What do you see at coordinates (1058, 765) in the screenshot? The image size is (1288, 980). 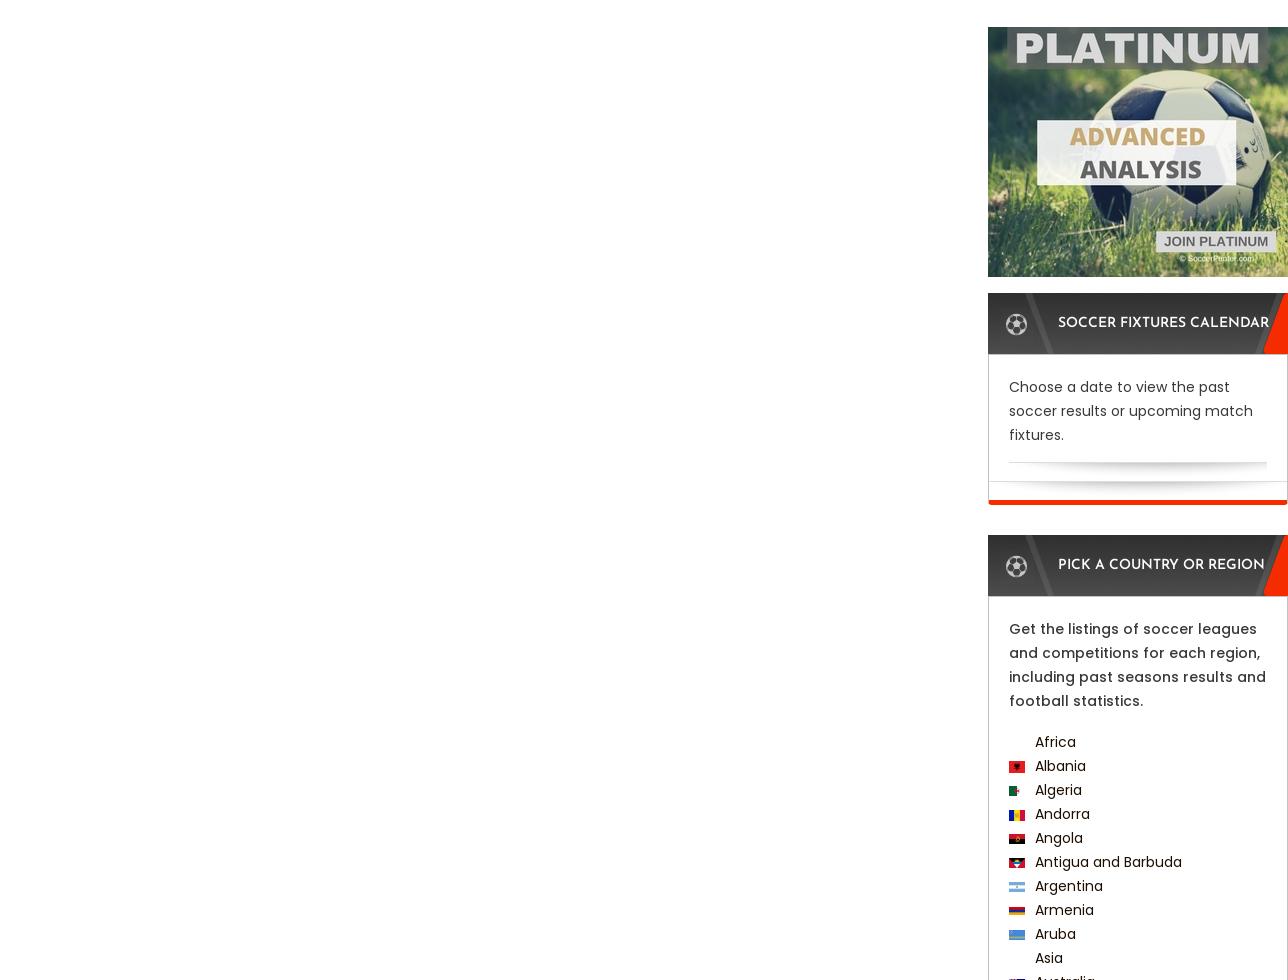 I see `'Albania'` at bounding box center [1058, 765].